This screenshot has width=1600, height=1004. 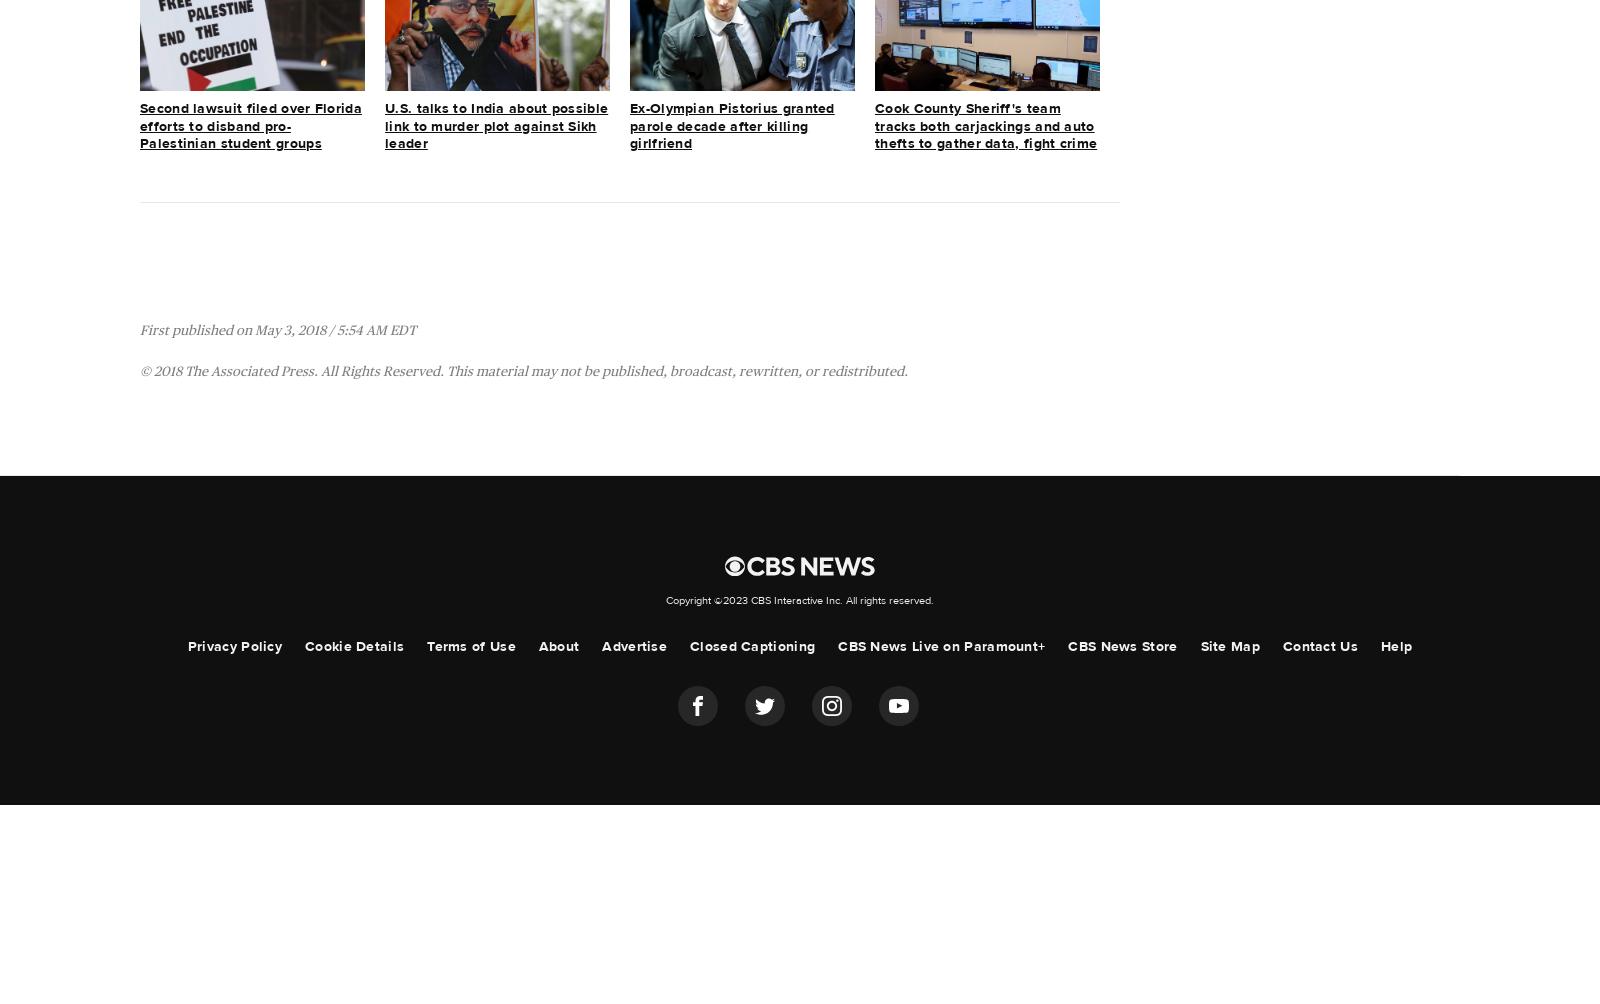 What do you see at coordinates (470, 644) in the screenshot?
I see `'Terms of Use'` at bounding box center [470, 644].